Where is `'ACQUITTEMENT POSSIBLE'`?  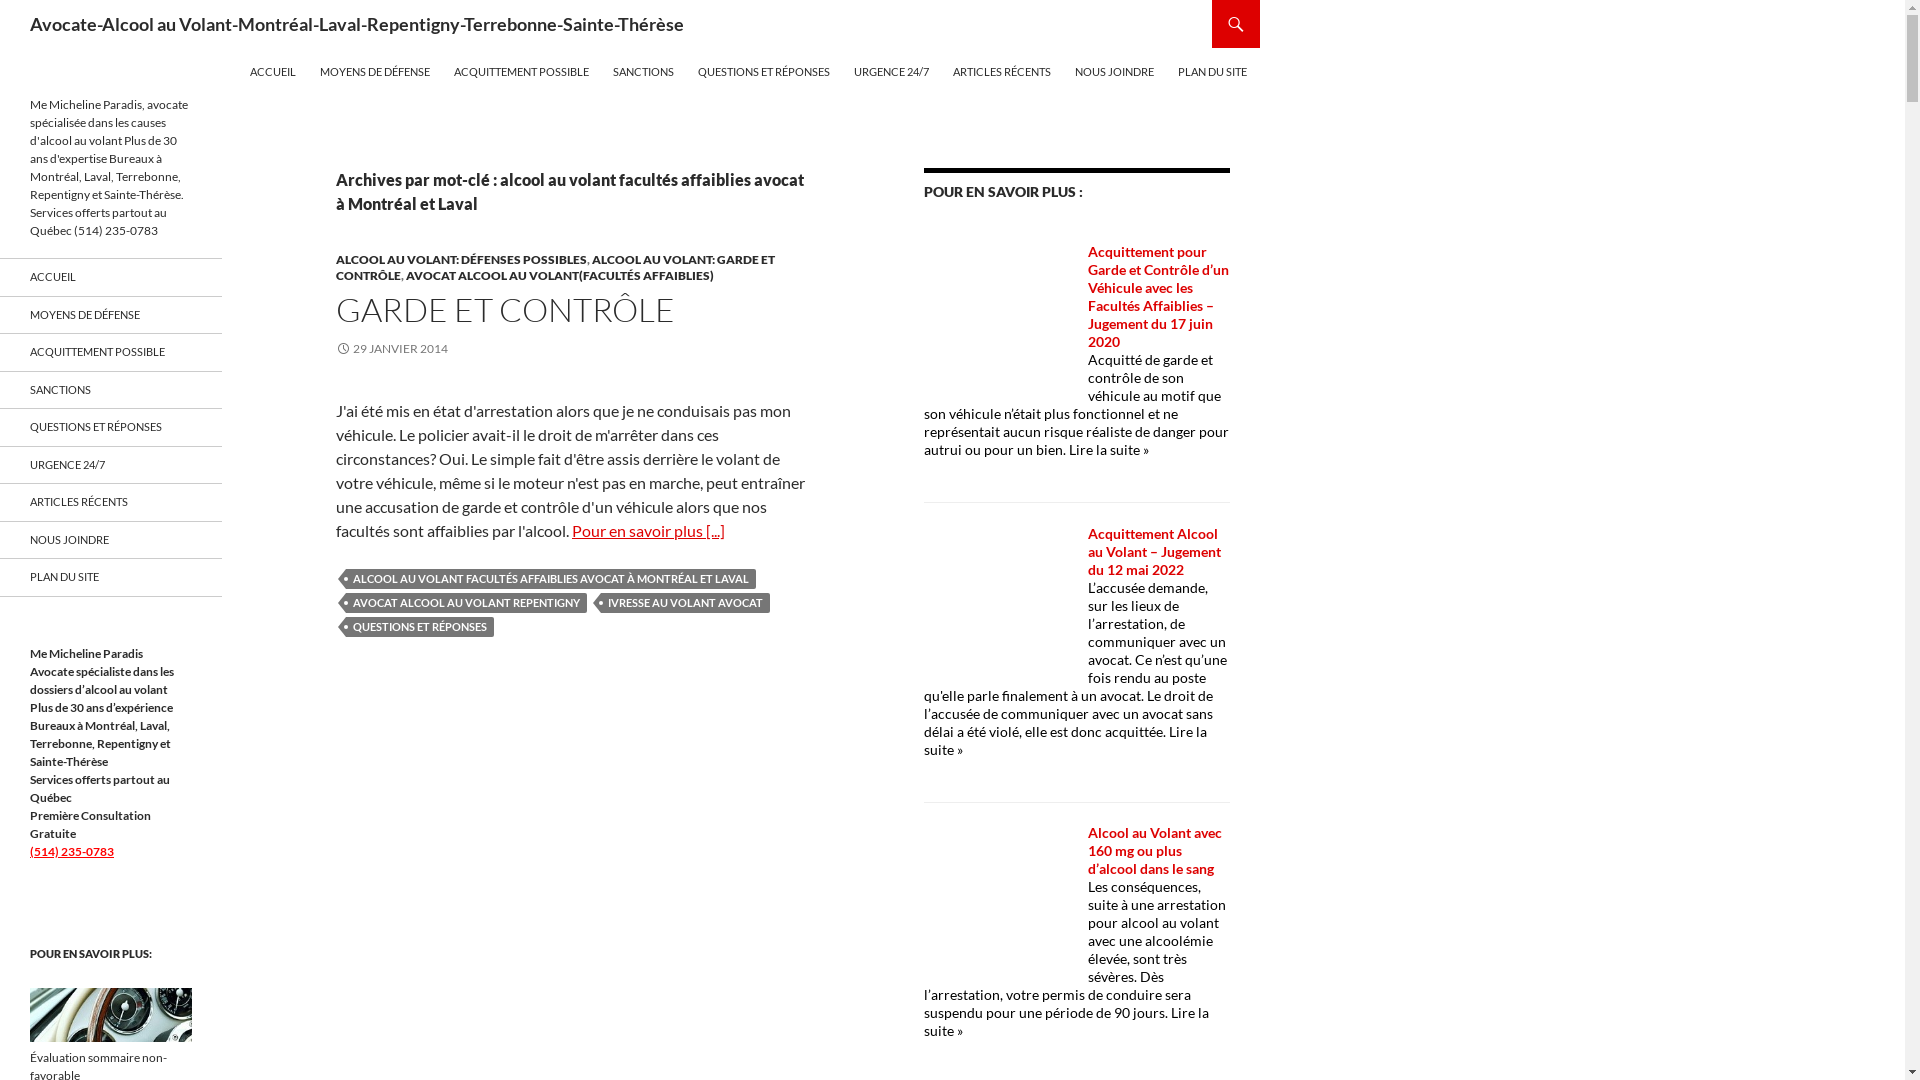 'ACQUITTEMENT POSSIBLE' is located at coordinates (109, 351).